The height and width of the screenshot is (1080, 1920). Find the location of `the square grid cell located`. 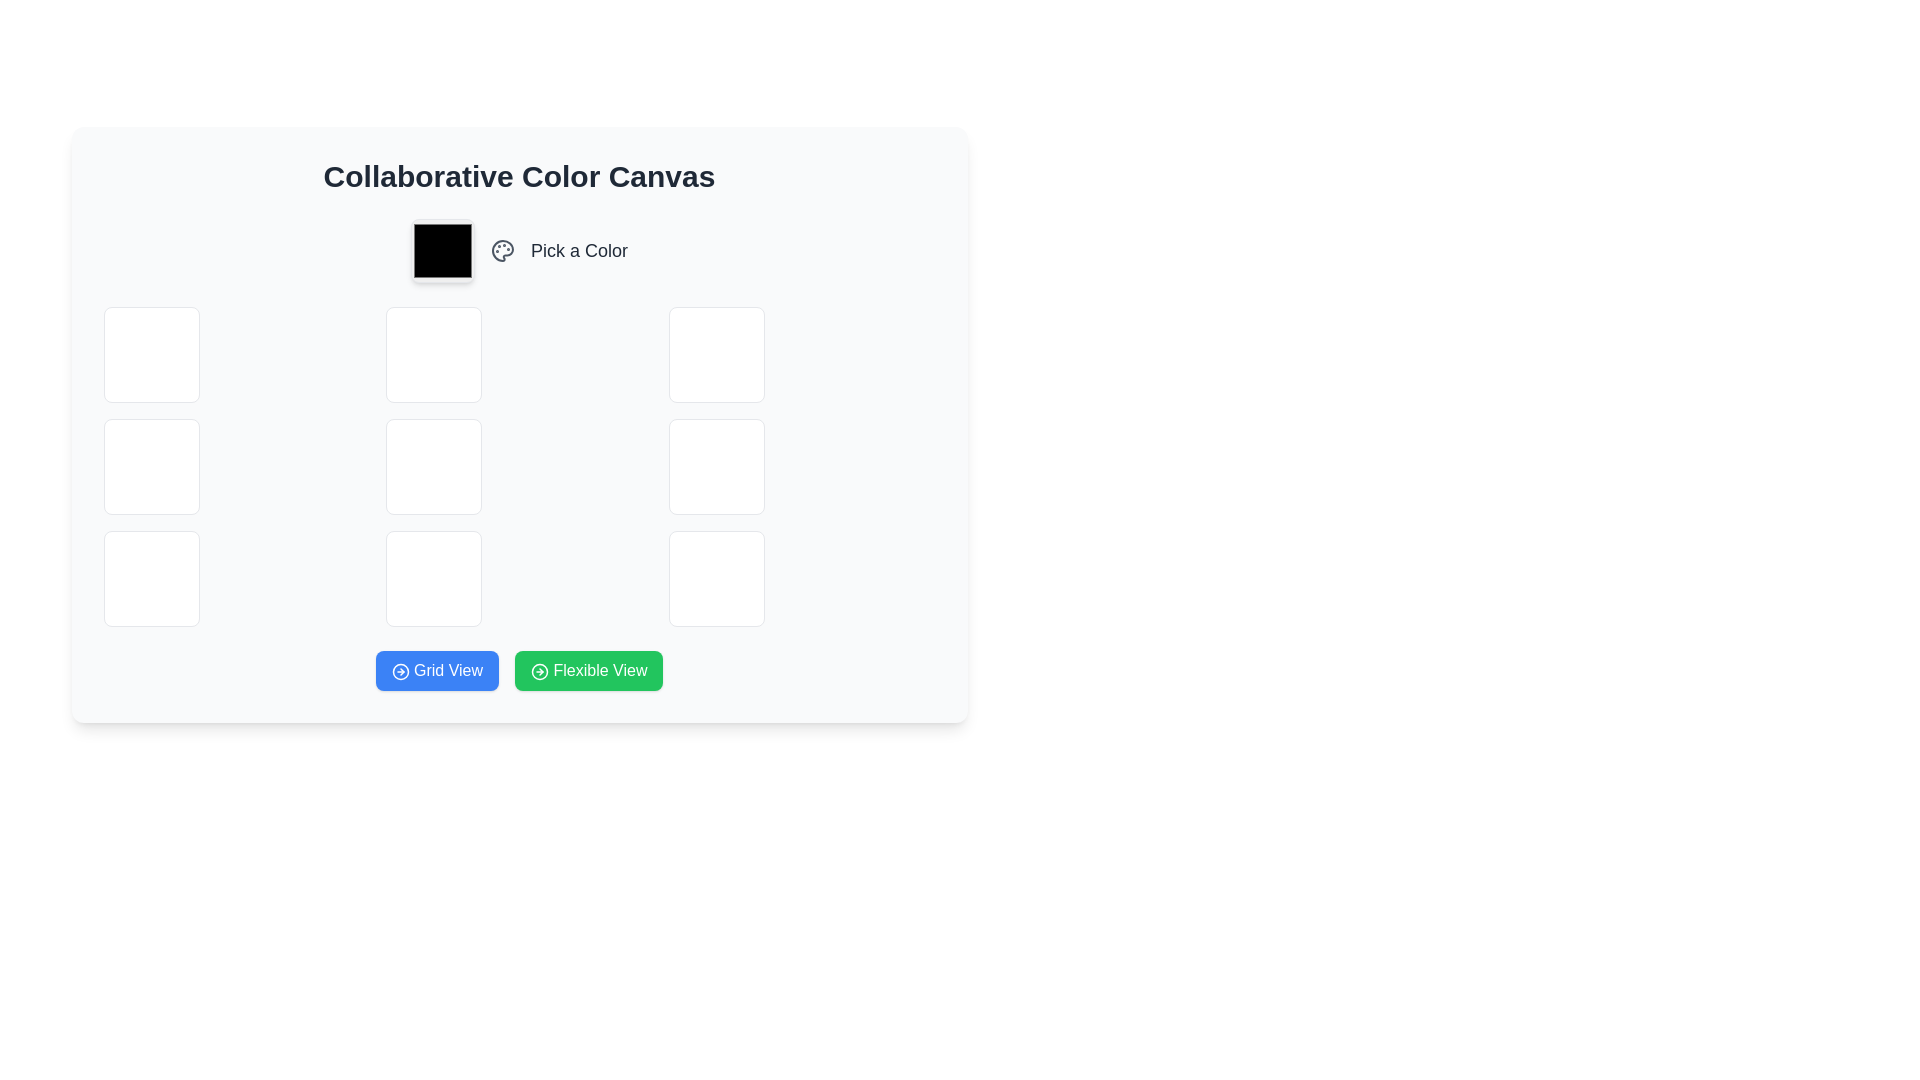

the square grid cell located is located at coordinates (150, 578).